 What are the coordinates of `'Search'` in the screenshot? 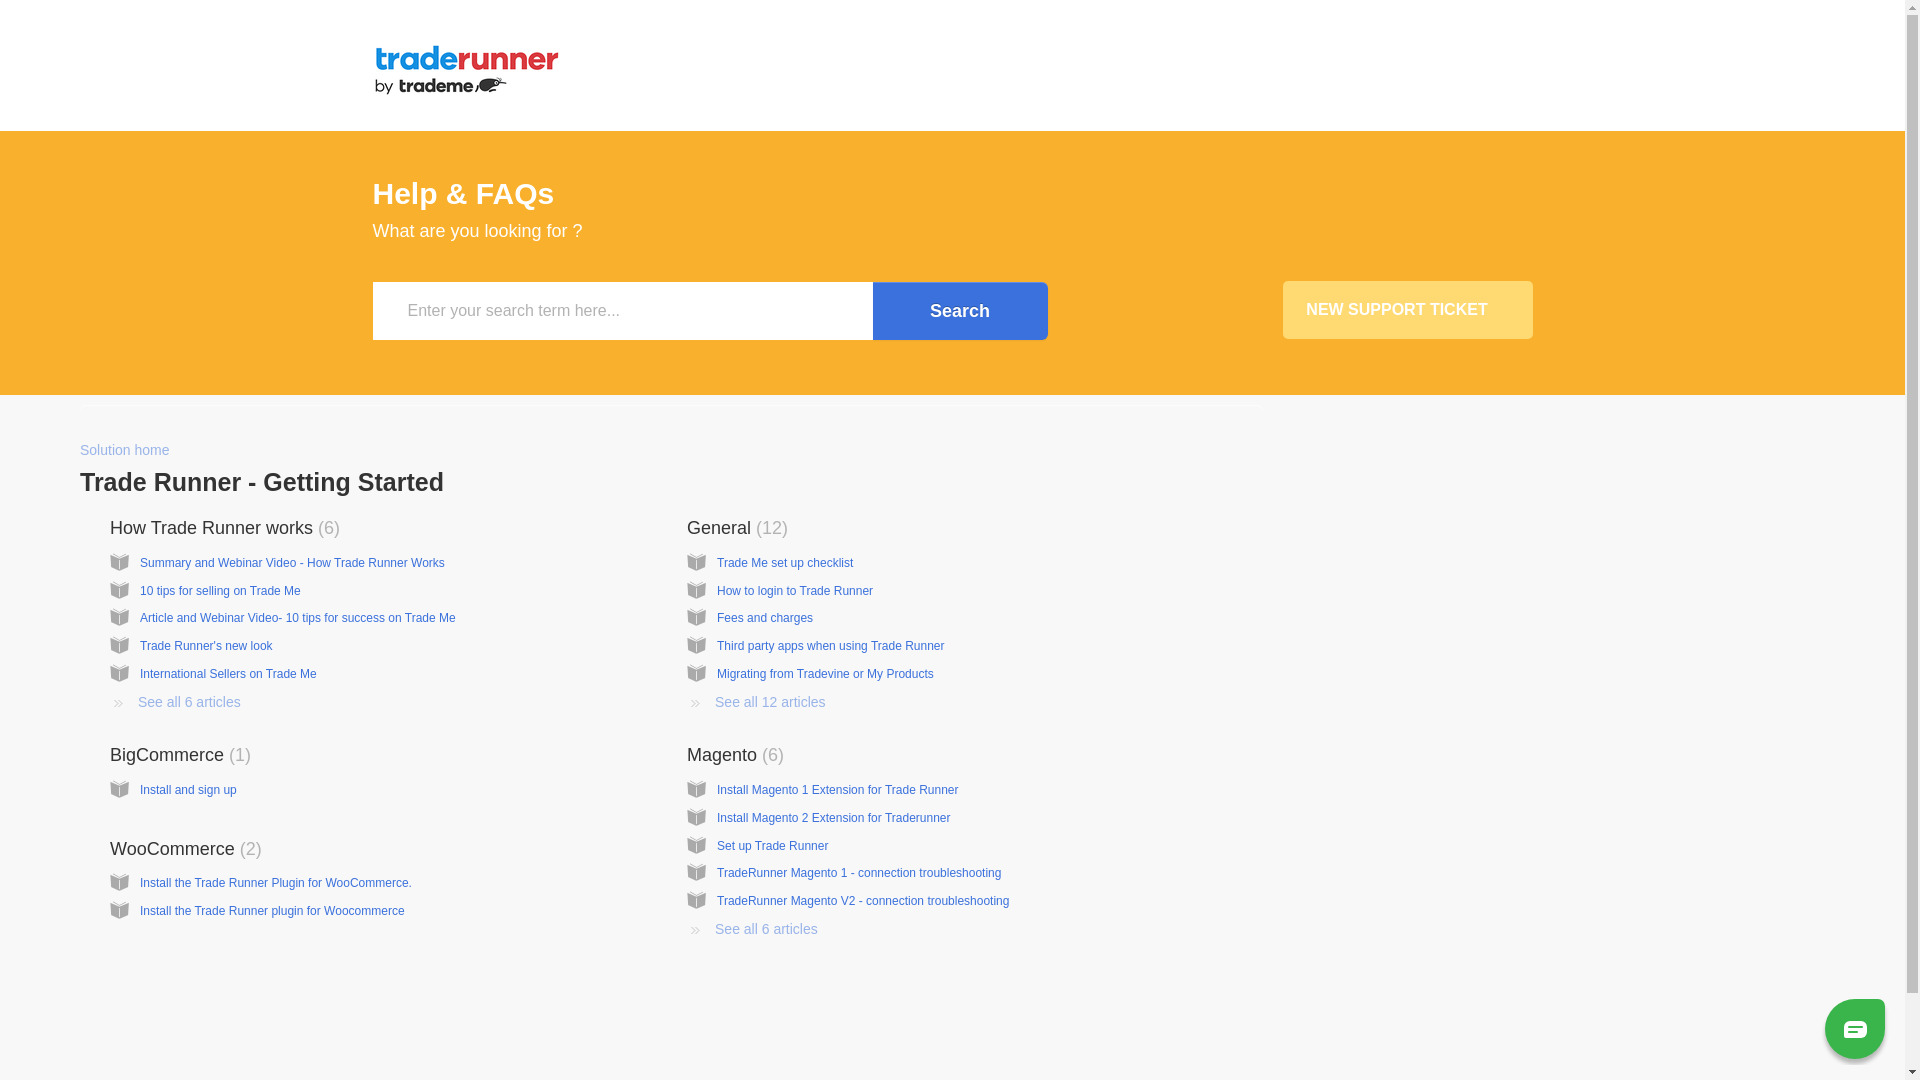 It's located at (958, 311).